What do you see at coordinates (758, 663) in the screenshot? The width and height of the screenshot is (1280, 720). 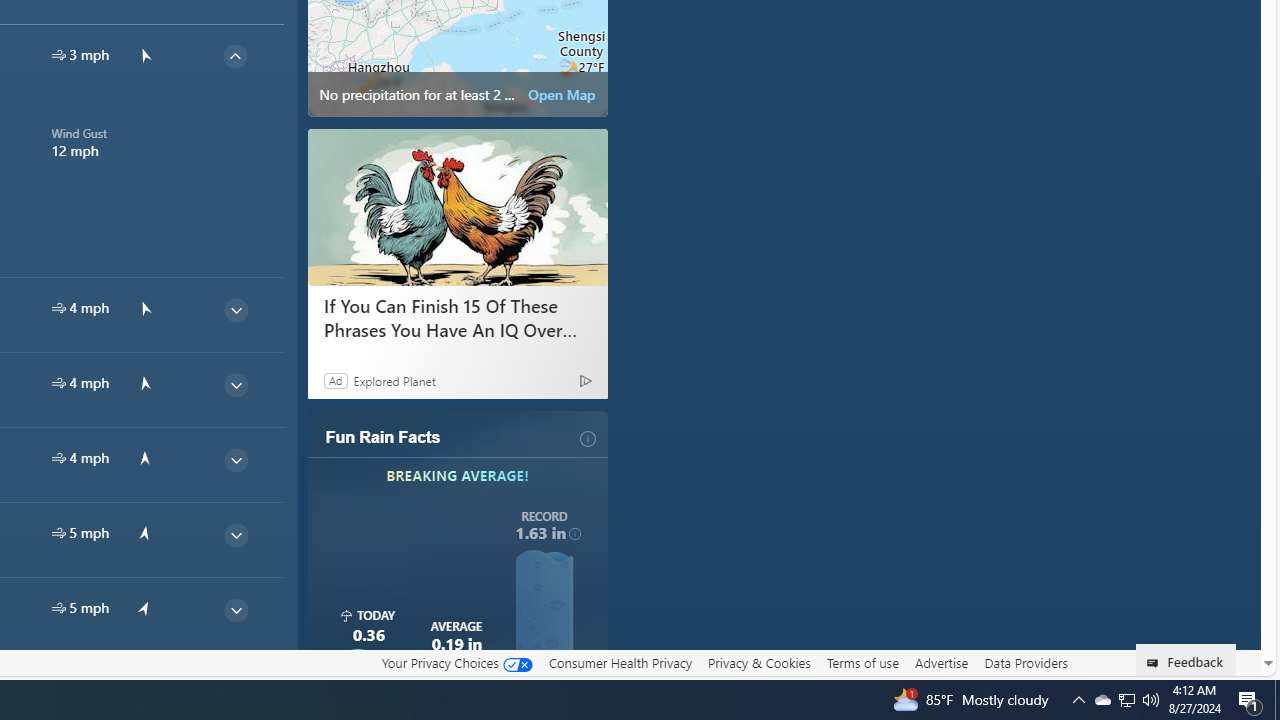 I see `'Privacy & Cookies'` at bounding box center [758, 663].